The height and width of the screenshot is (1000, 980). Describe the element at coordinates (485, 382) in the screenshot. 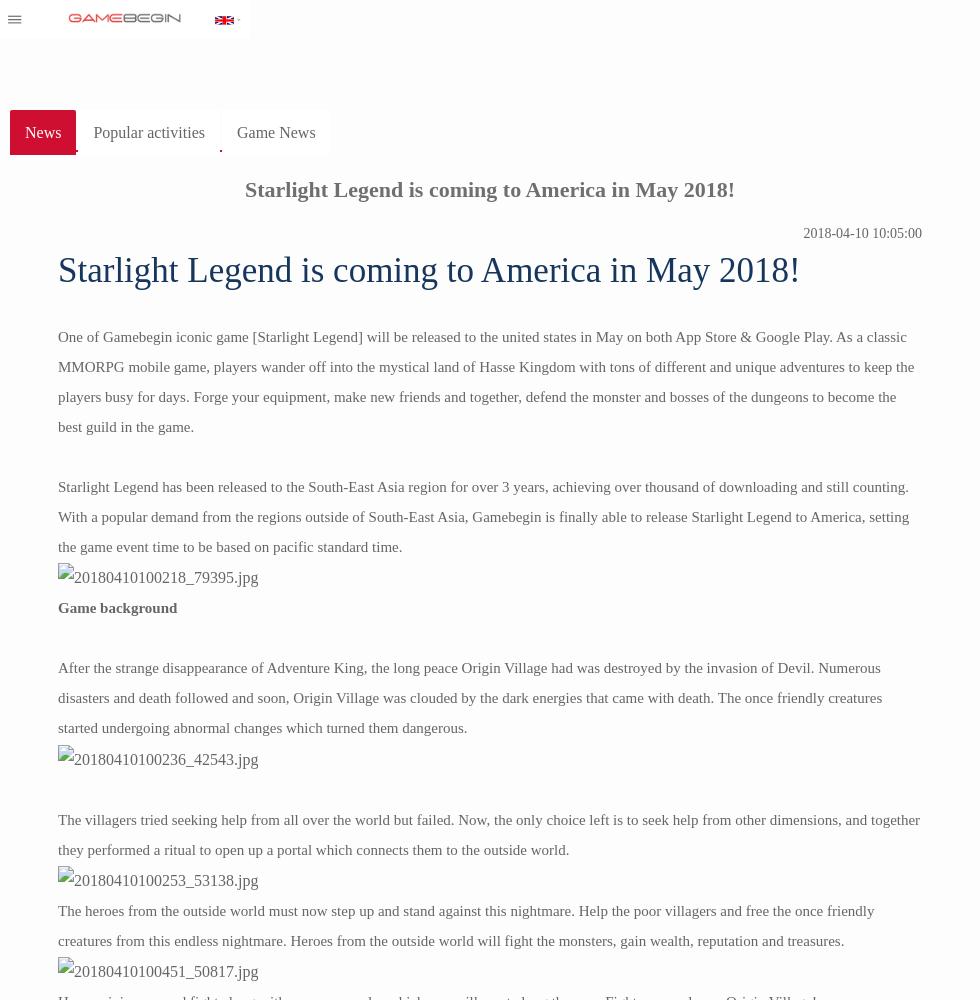

I see `'One of Gamebegin iconic game [Starlight Legend] will be released to the united states in May on both App Store & Google Play. As a classic MMORPG mobile game, players wander off into the mystical land of Hasse Kingdom with tons of different and unique adventures to keep the players busy for days. Forge your equipment, make new friends and together, defend the monster and bosses of the dungeons to become the best guild in the game.'` at that location.